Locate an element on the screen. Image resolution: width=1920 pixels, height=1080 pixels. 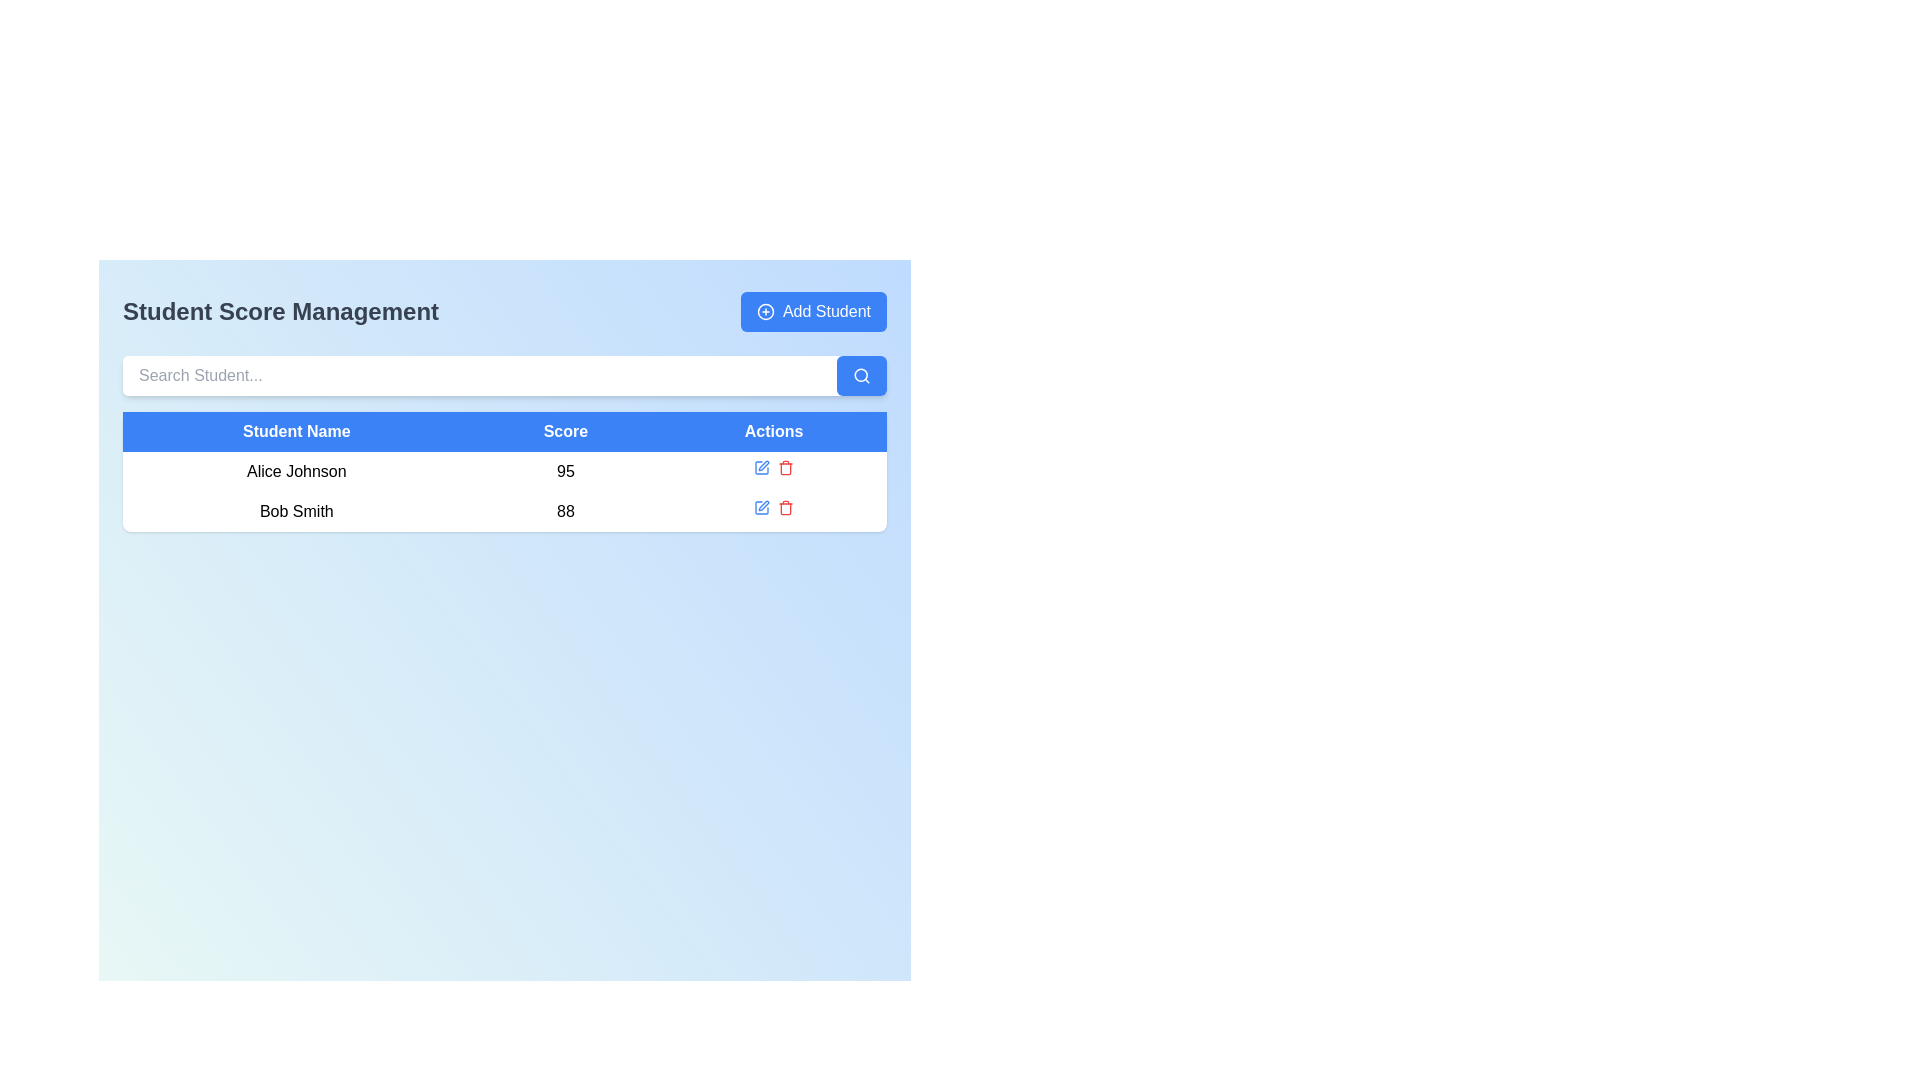
the table row element displaying 'Alice Johnson95' to interact with it is located at coordinates (504, 471).